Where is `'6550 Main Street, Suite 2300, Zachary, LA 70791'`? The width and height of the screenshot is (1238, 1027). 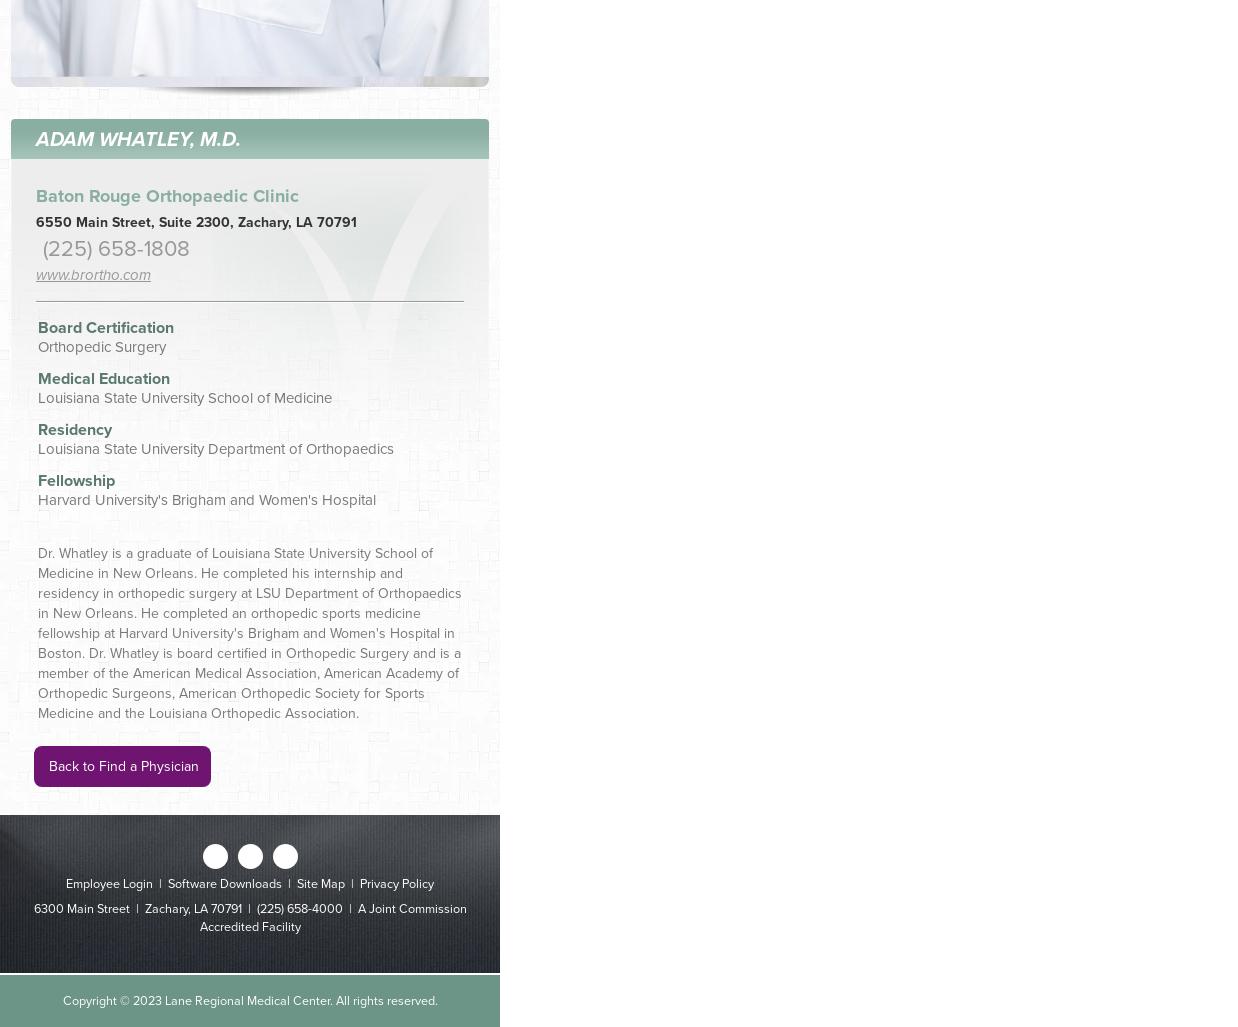
'6550 Main Street, Suite 2300, Zachary, LA 70791' is located at coordinates (196, 220).